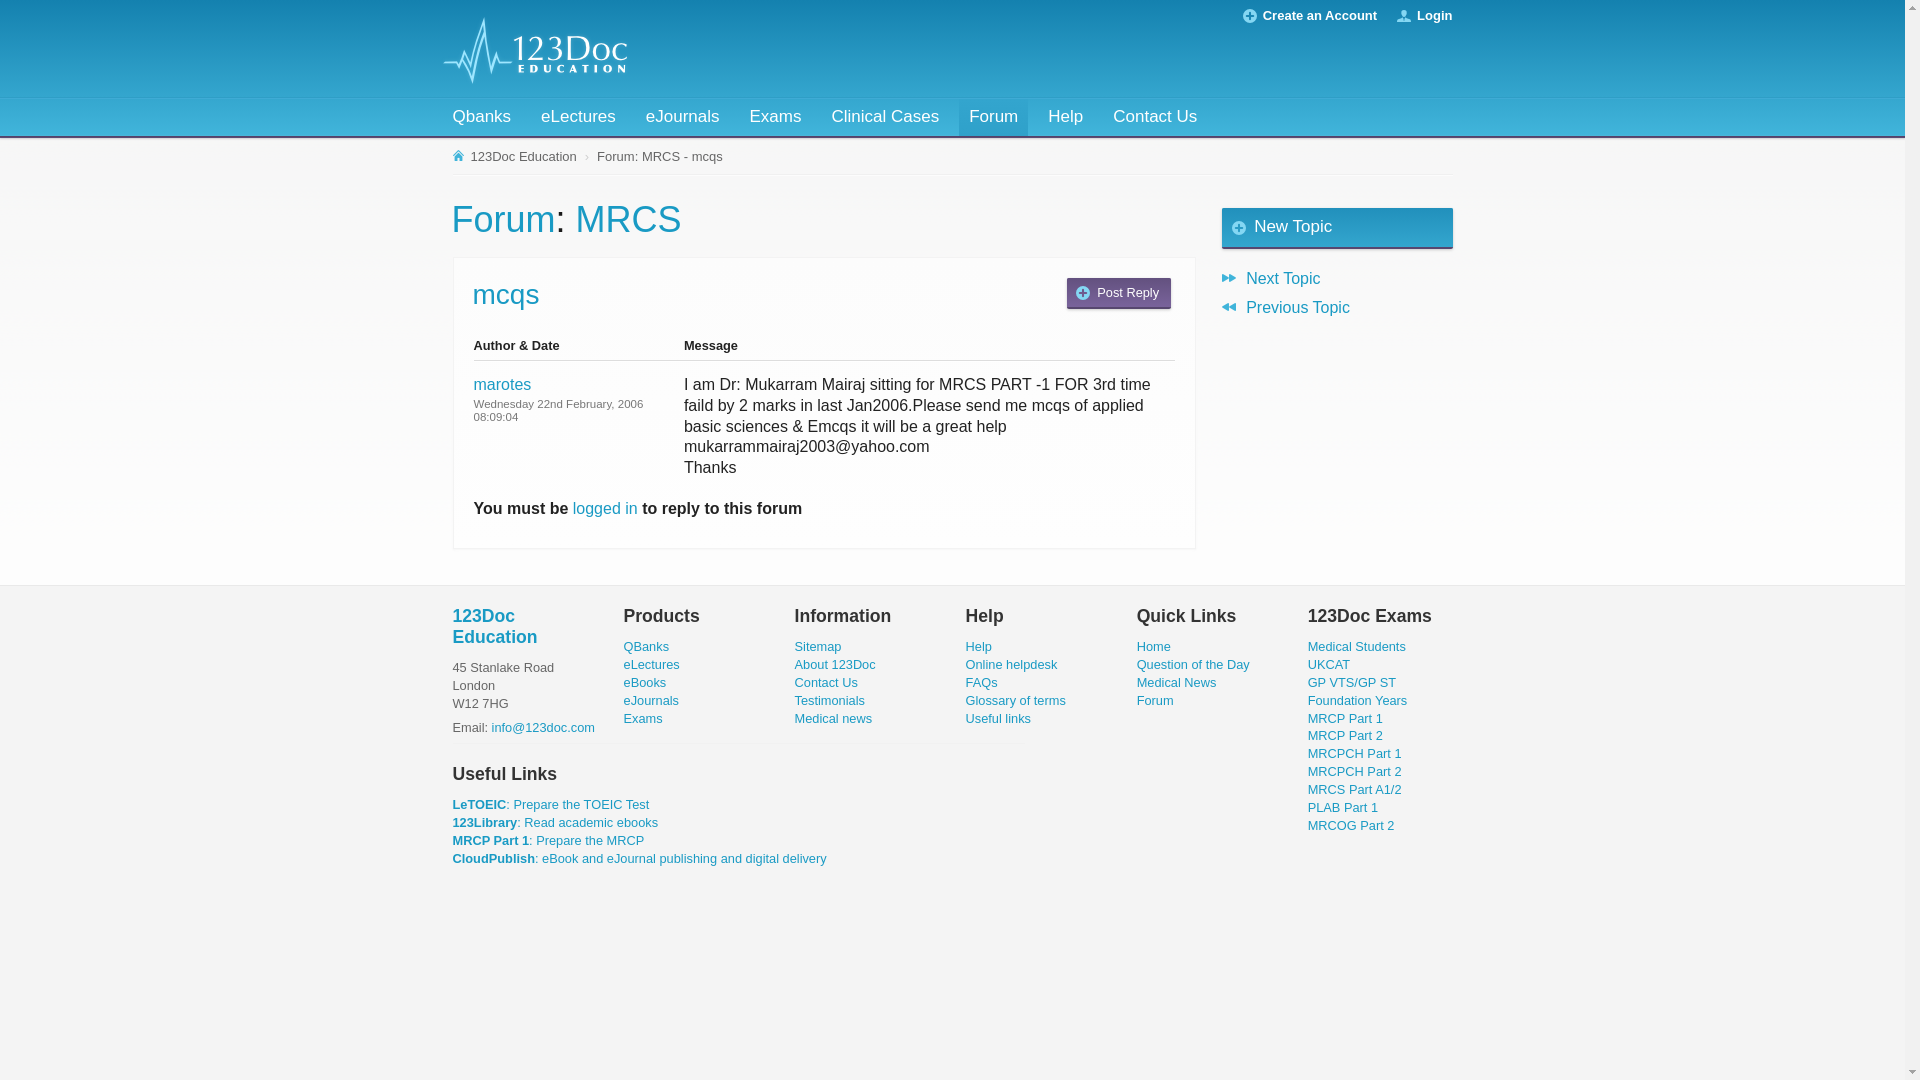  Describe the element at coordinates (515, 156) in the screenshot. I see `'123Doc Education'` at that location.